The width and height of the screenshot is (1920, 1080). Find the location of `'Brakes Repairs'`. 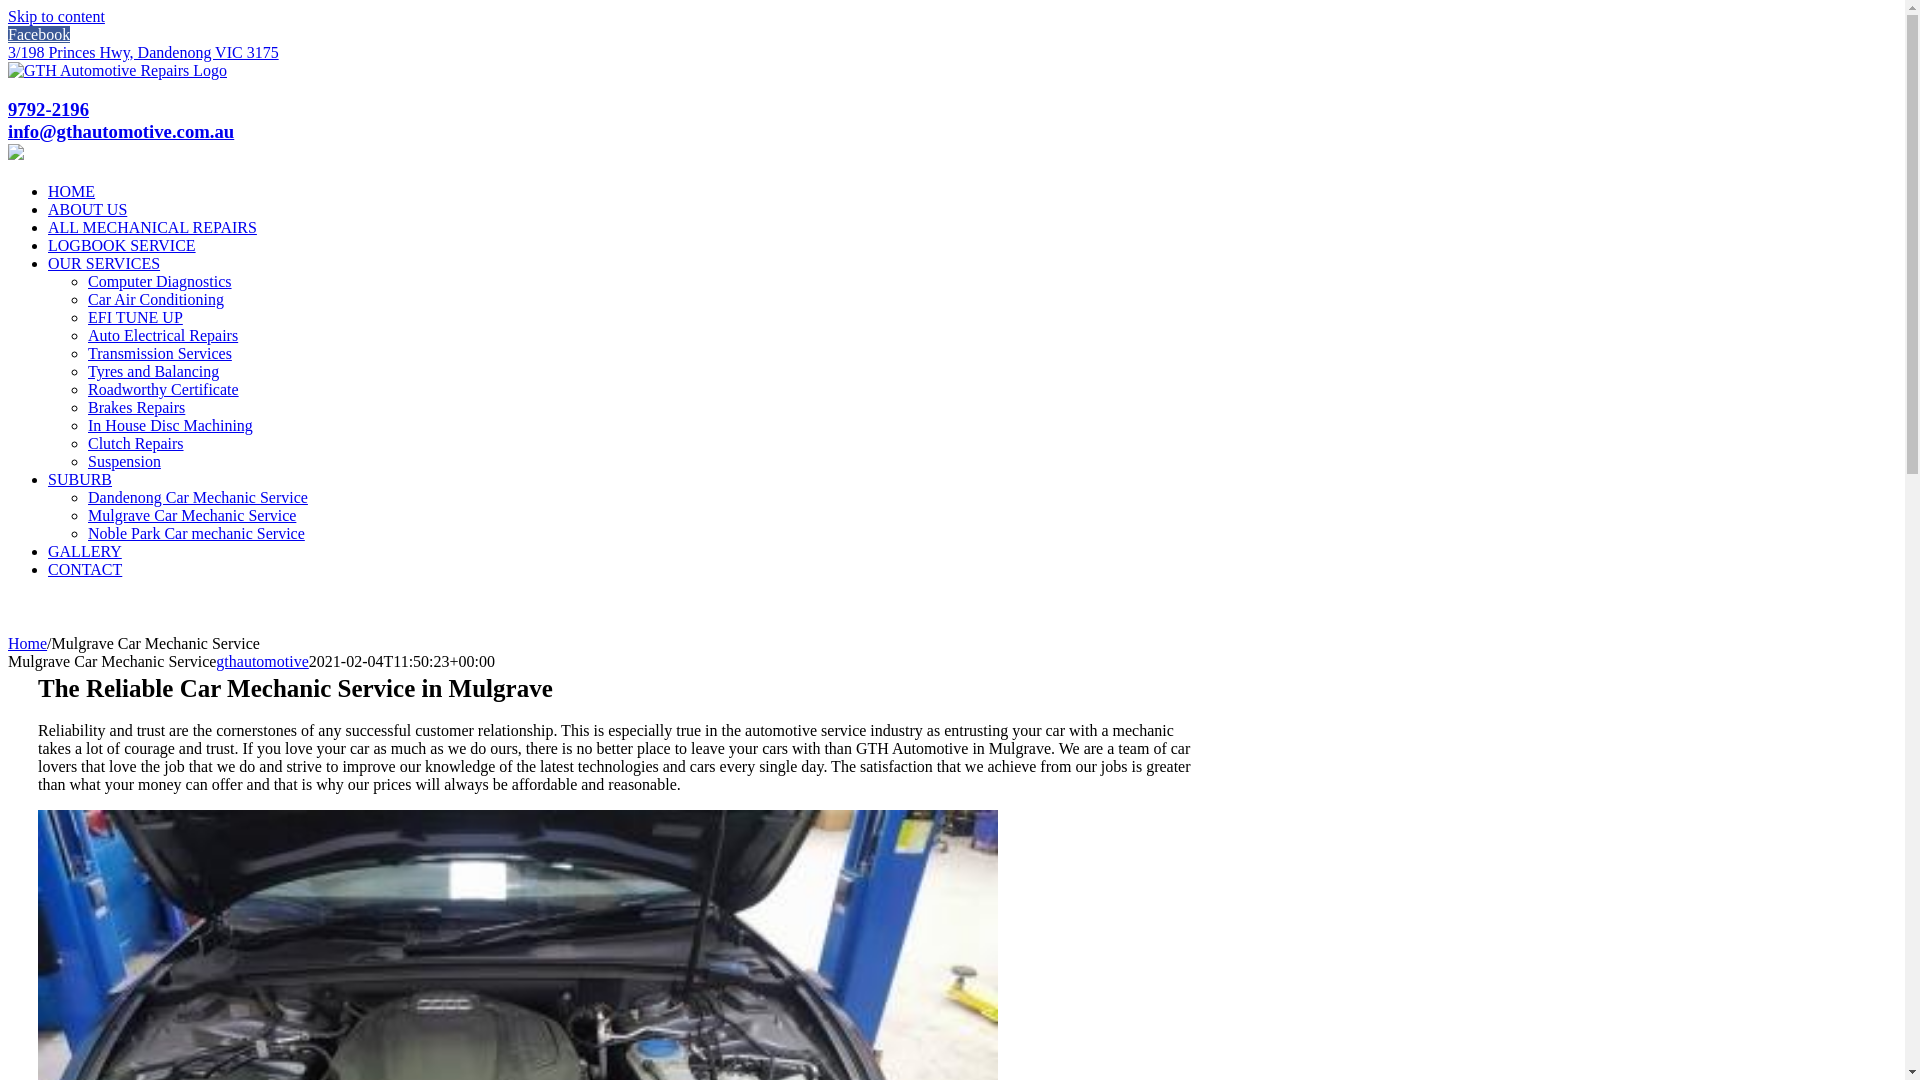

'Brakes Repairs' is located at coordinates (86, 406).